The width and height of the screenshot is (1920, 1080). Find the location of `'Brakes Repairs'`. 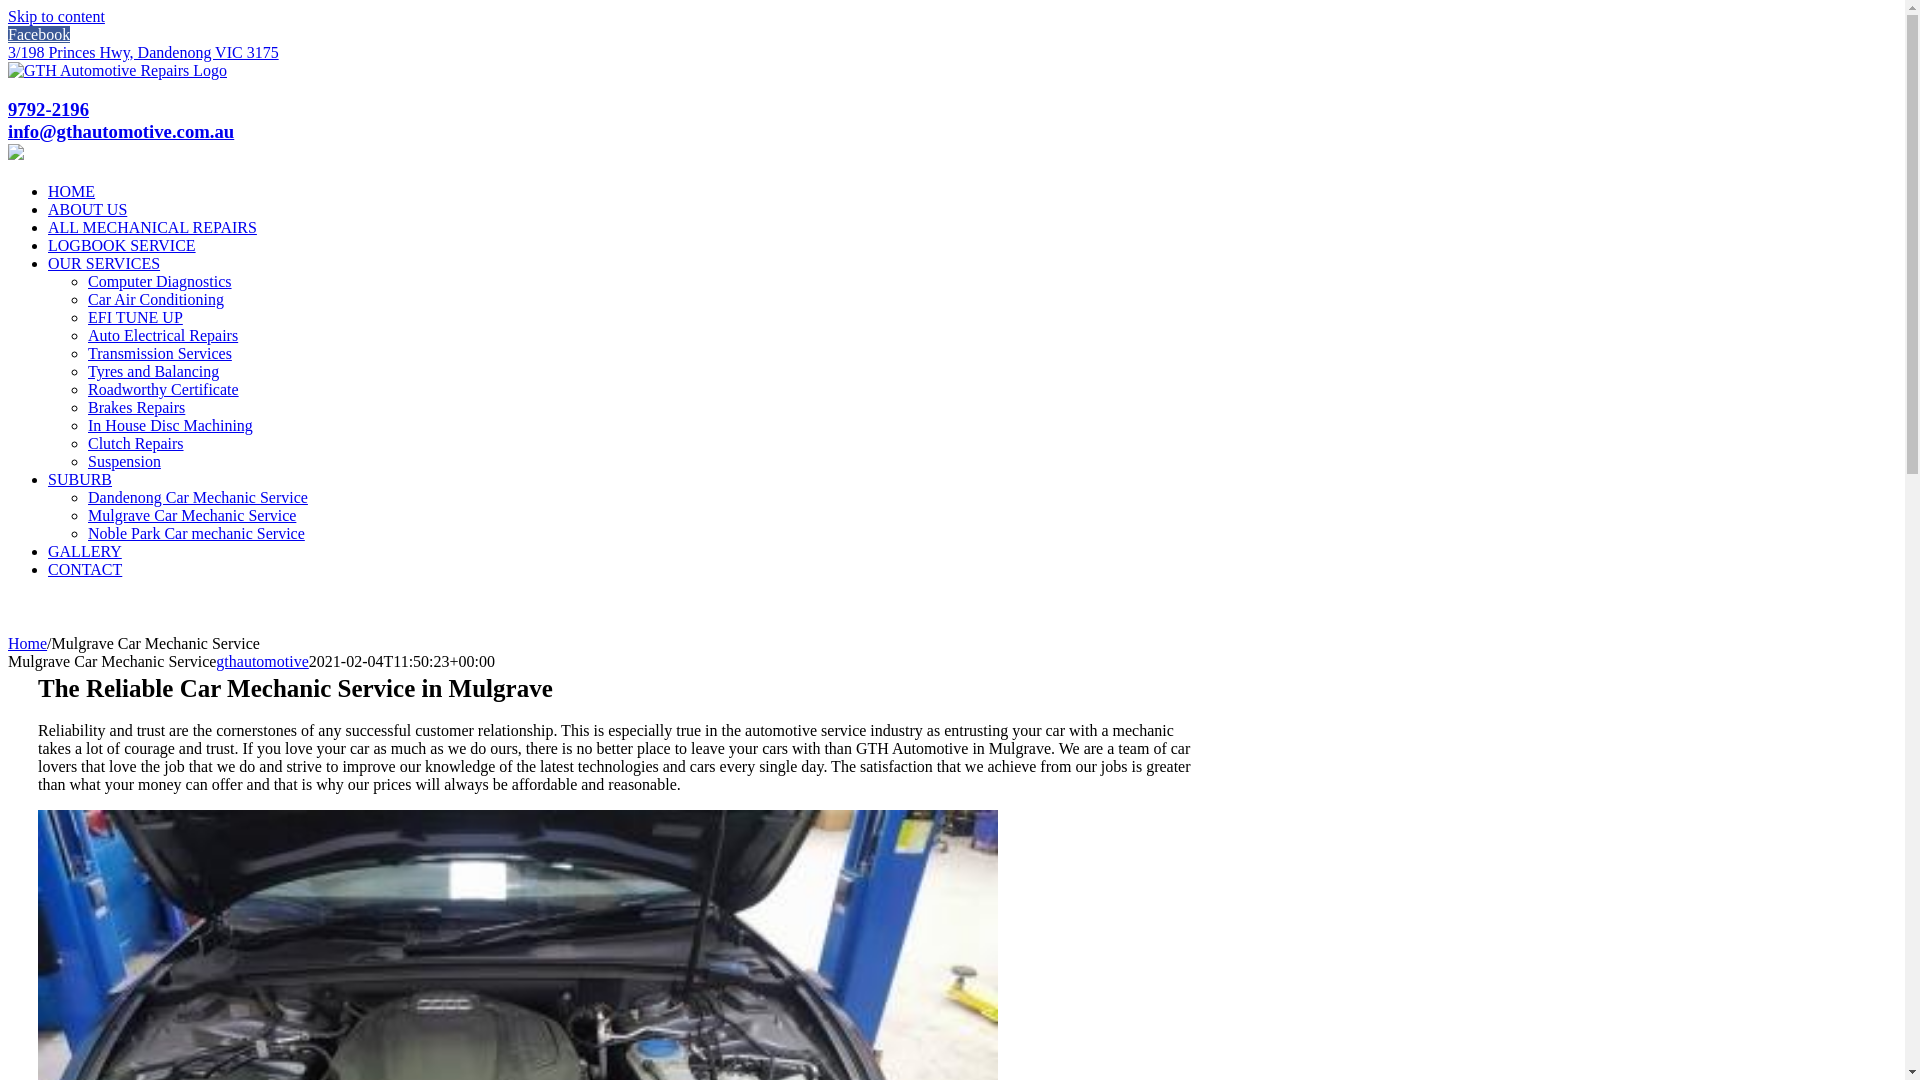

'Brakes Repairs' is located at coordinates (86, 406).